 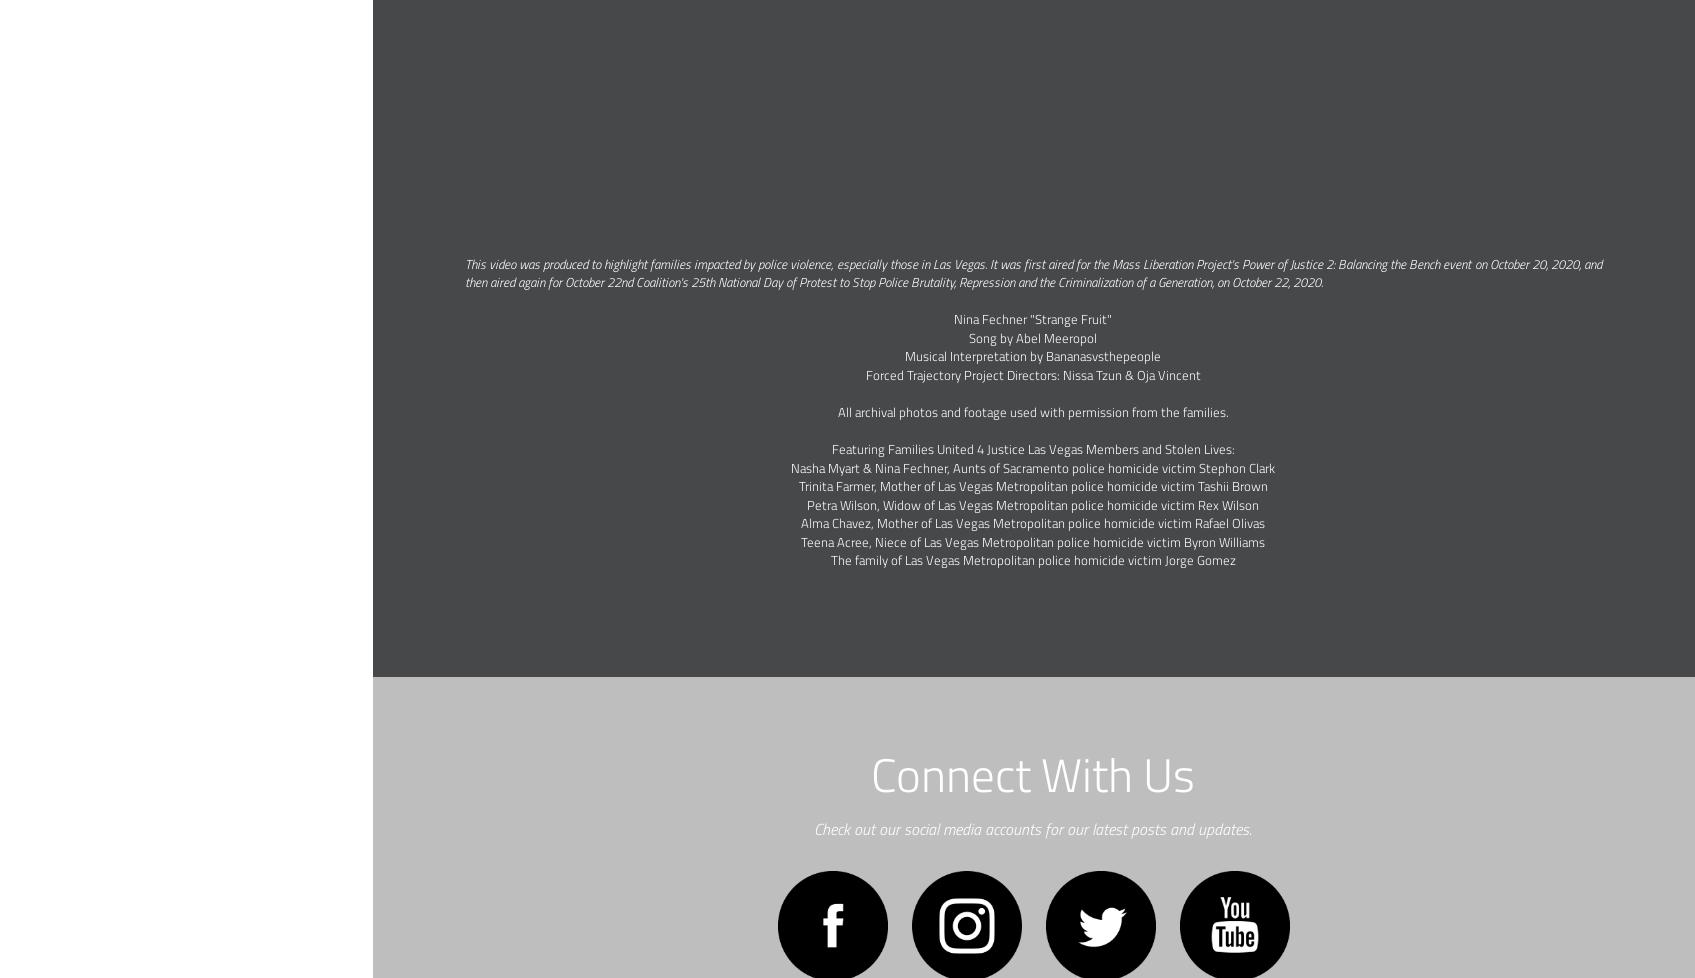 What do you see at coordinates (1031, 827) in the screenshot?
I see `'Check out our social media accounts for our latest posts and updates.'` at bounding box center [1031, 827].